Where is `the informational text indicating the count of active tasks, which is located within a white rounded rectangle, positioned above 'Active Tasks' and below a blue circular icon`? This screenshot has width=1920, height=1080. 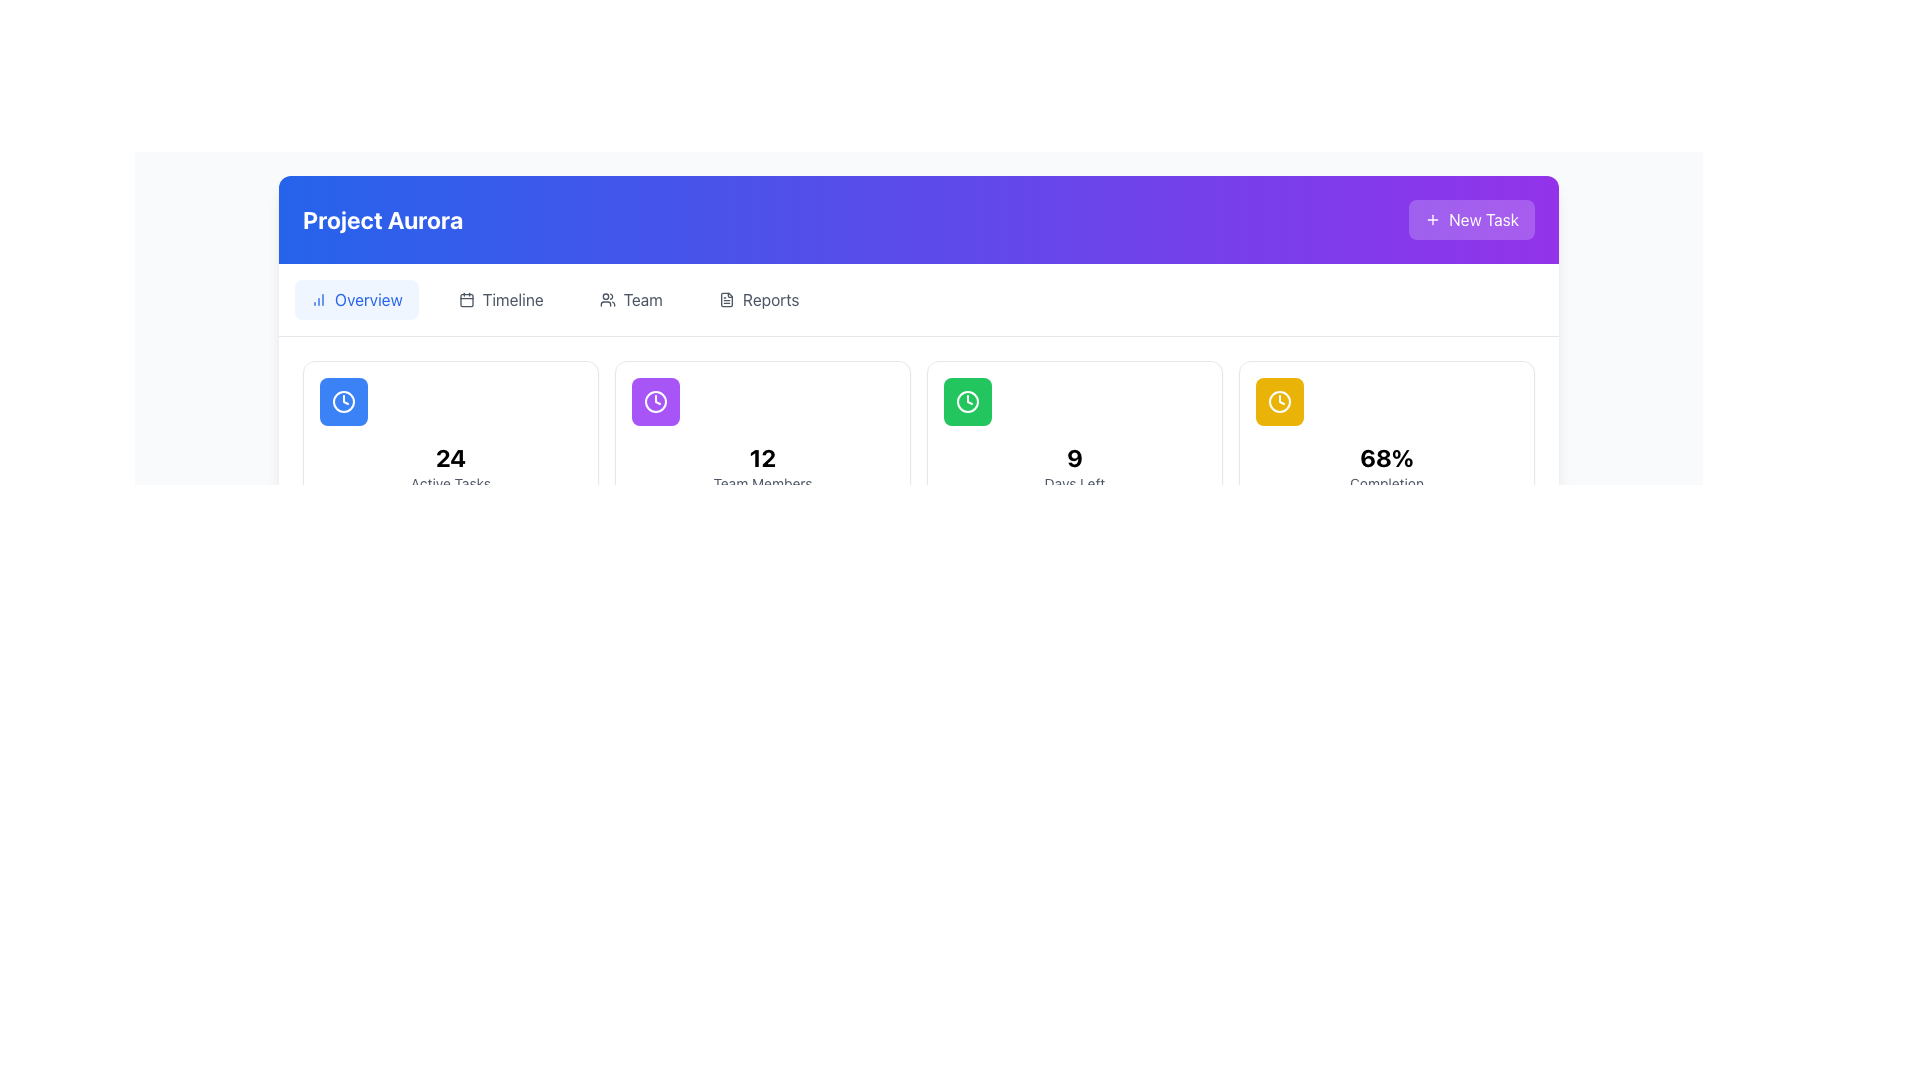 the informational text indicating the count of active tasks, which is located within a white rounded rectangle, positioned above 'Active Tasks' and below a blue circular icon is located at coordinates (450, 458).